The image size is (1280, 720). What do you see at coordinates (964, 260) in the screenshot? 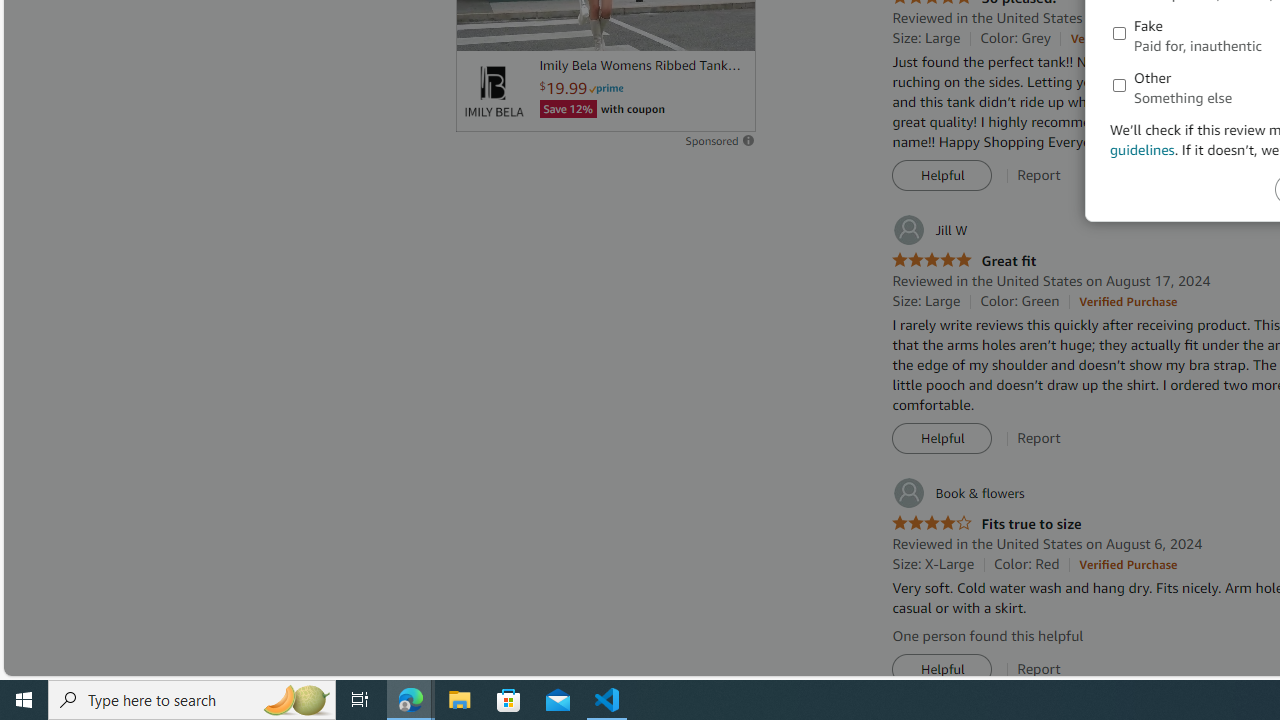
I see `'5.0 out of 5 stars Great fit'` at bounding box center [964, 260].